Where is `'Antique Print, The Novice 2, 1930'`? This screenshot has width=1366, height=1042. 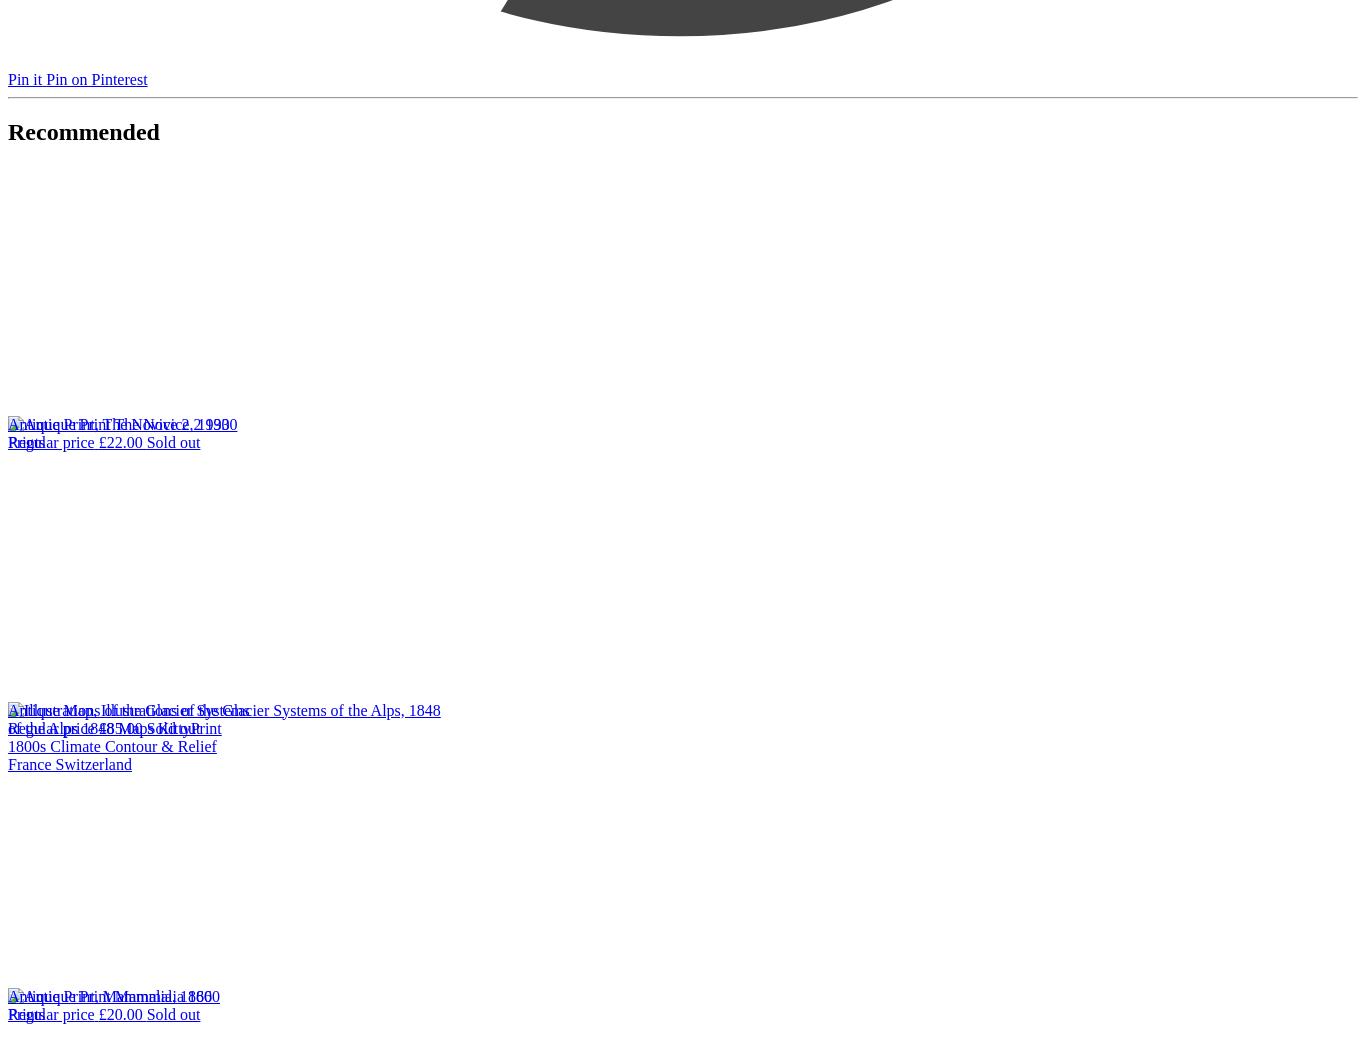 'Antique Print, The Novice 2, 1930' is located at coordinates (117, 422).